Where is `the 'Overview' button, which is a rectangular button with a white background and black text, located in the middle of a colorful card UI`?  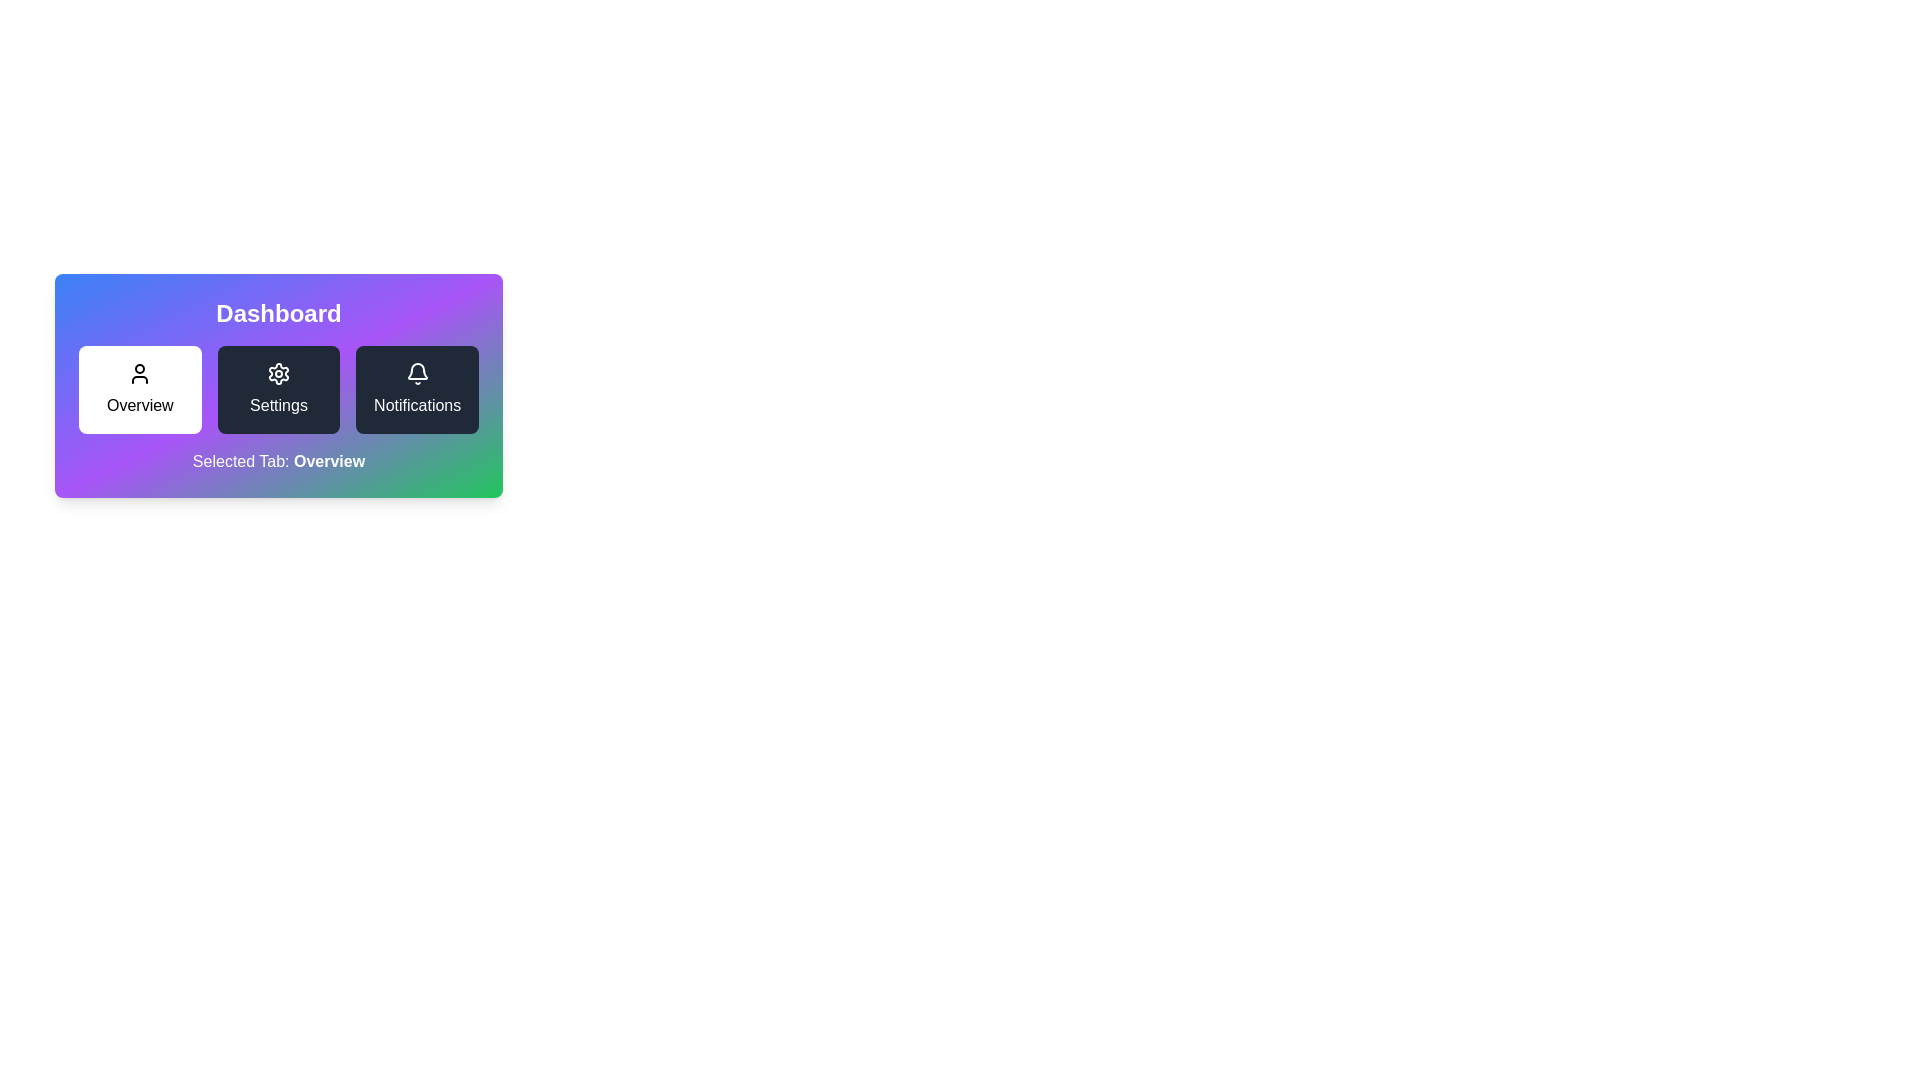
the 'Overview' button, which is a rectangular button with a white background and black text, located in the middle of a colorful card UI is located at coordinates (277, 389).